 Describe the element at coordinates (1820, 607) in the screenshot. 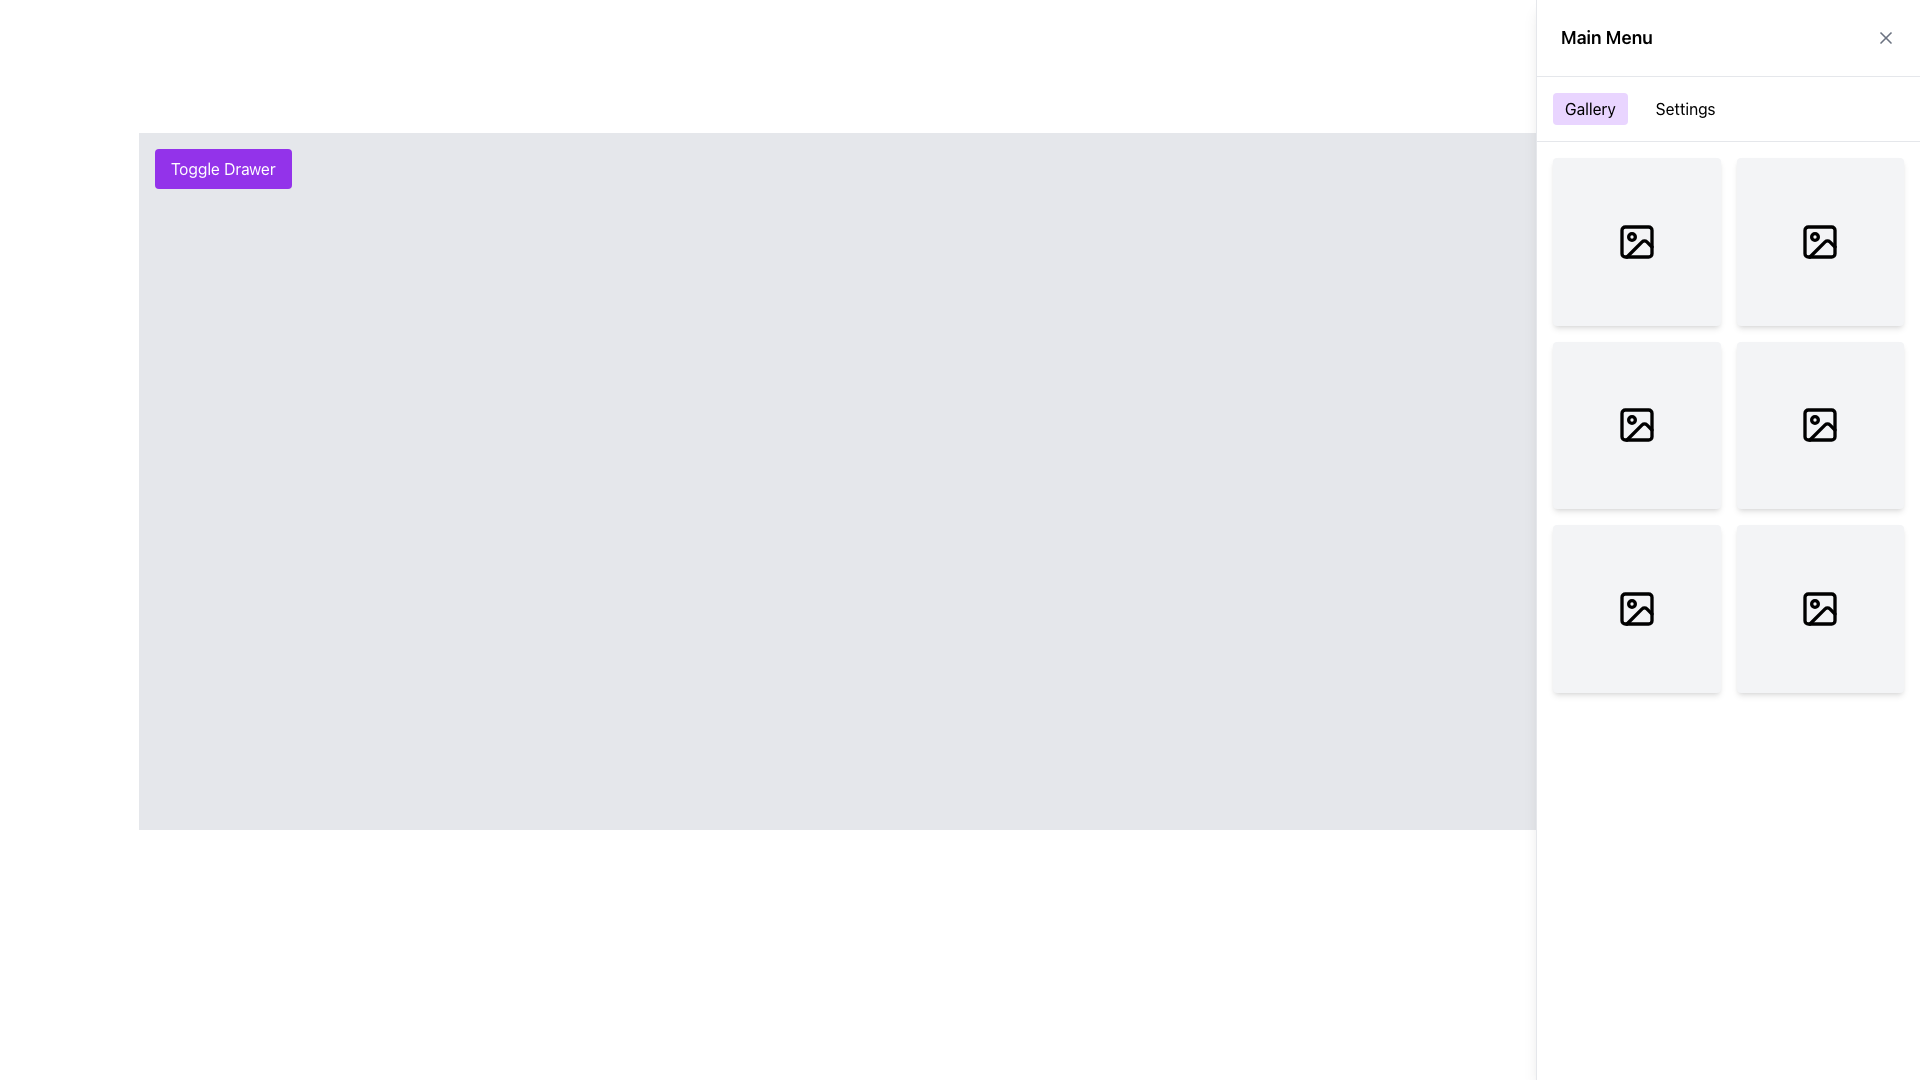

I see `the image placeholder located at the bottom-right position in the grid layout` at that location.